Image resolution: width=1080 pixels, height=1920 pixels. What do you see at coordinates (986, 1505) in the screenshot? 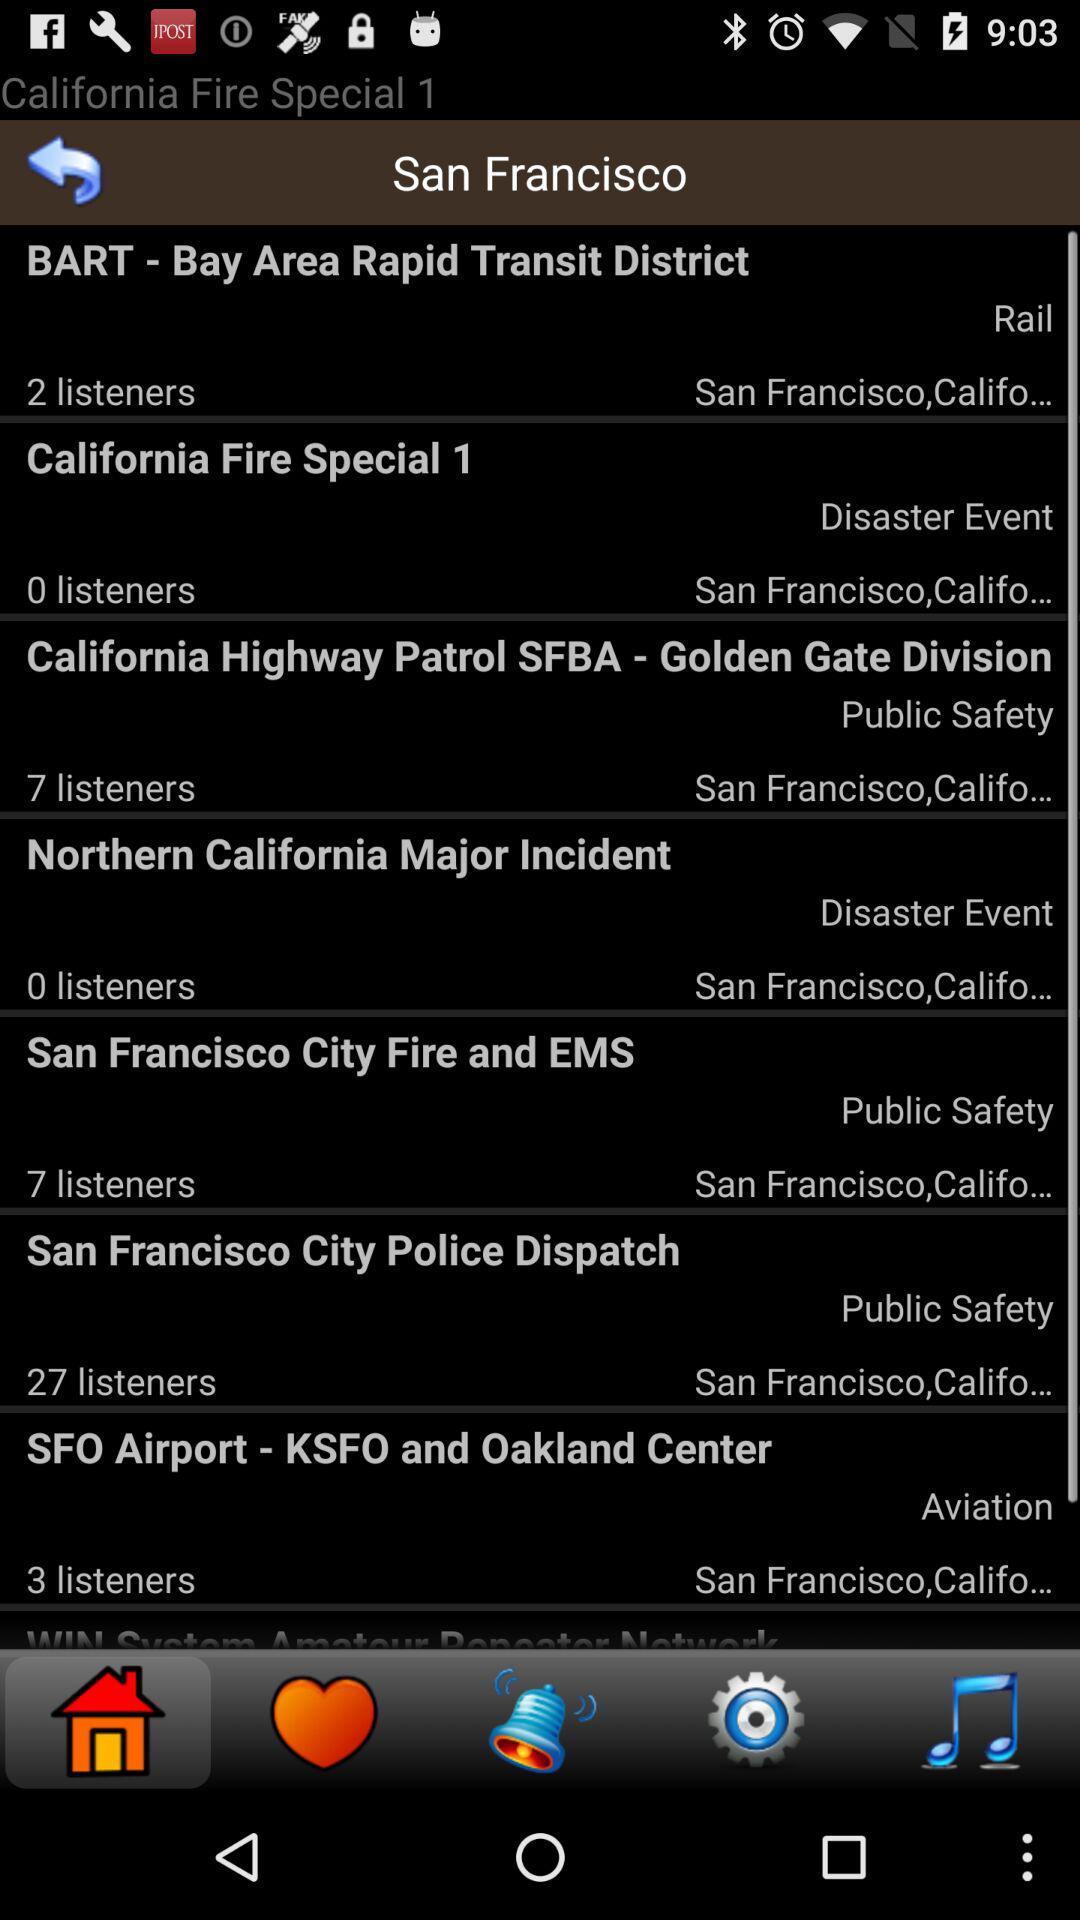
I see `item below the sfo airport ksfo icon` at bounding box center [986, 1505].